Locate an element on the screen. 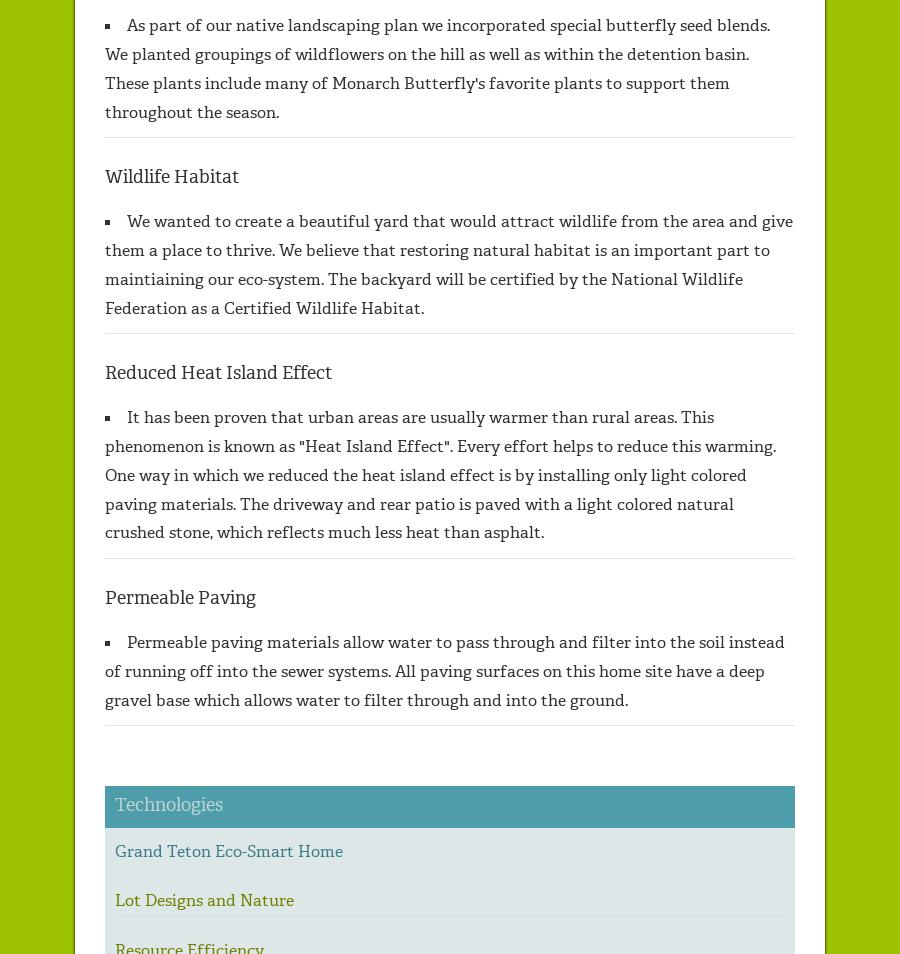 This screenshot has width=900, height=954. 'Wildlife Habitat' is located at coordinates (171, 175).